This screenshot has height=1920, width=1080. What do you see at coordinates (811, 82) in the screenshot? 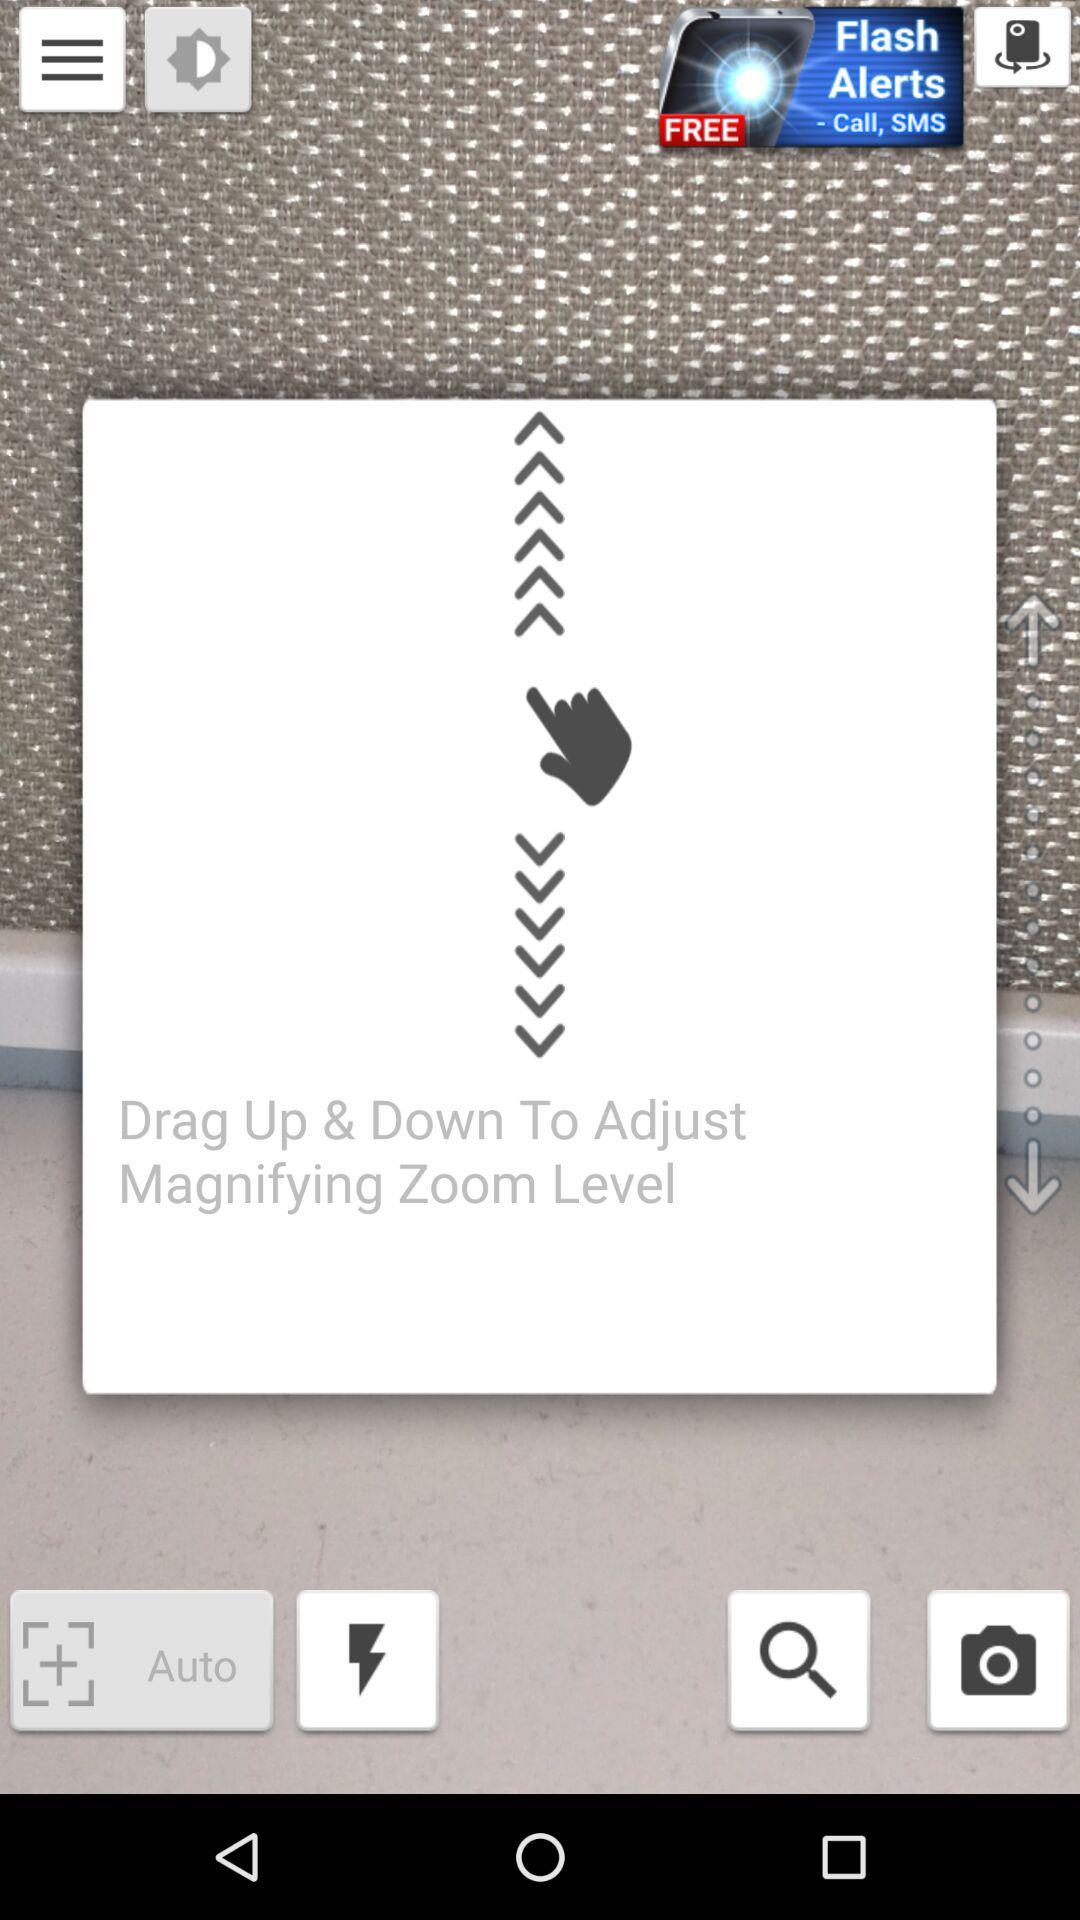
I see `the blue colored label shown right to settings icon at the top of the page` at bounding box center [811, 82].